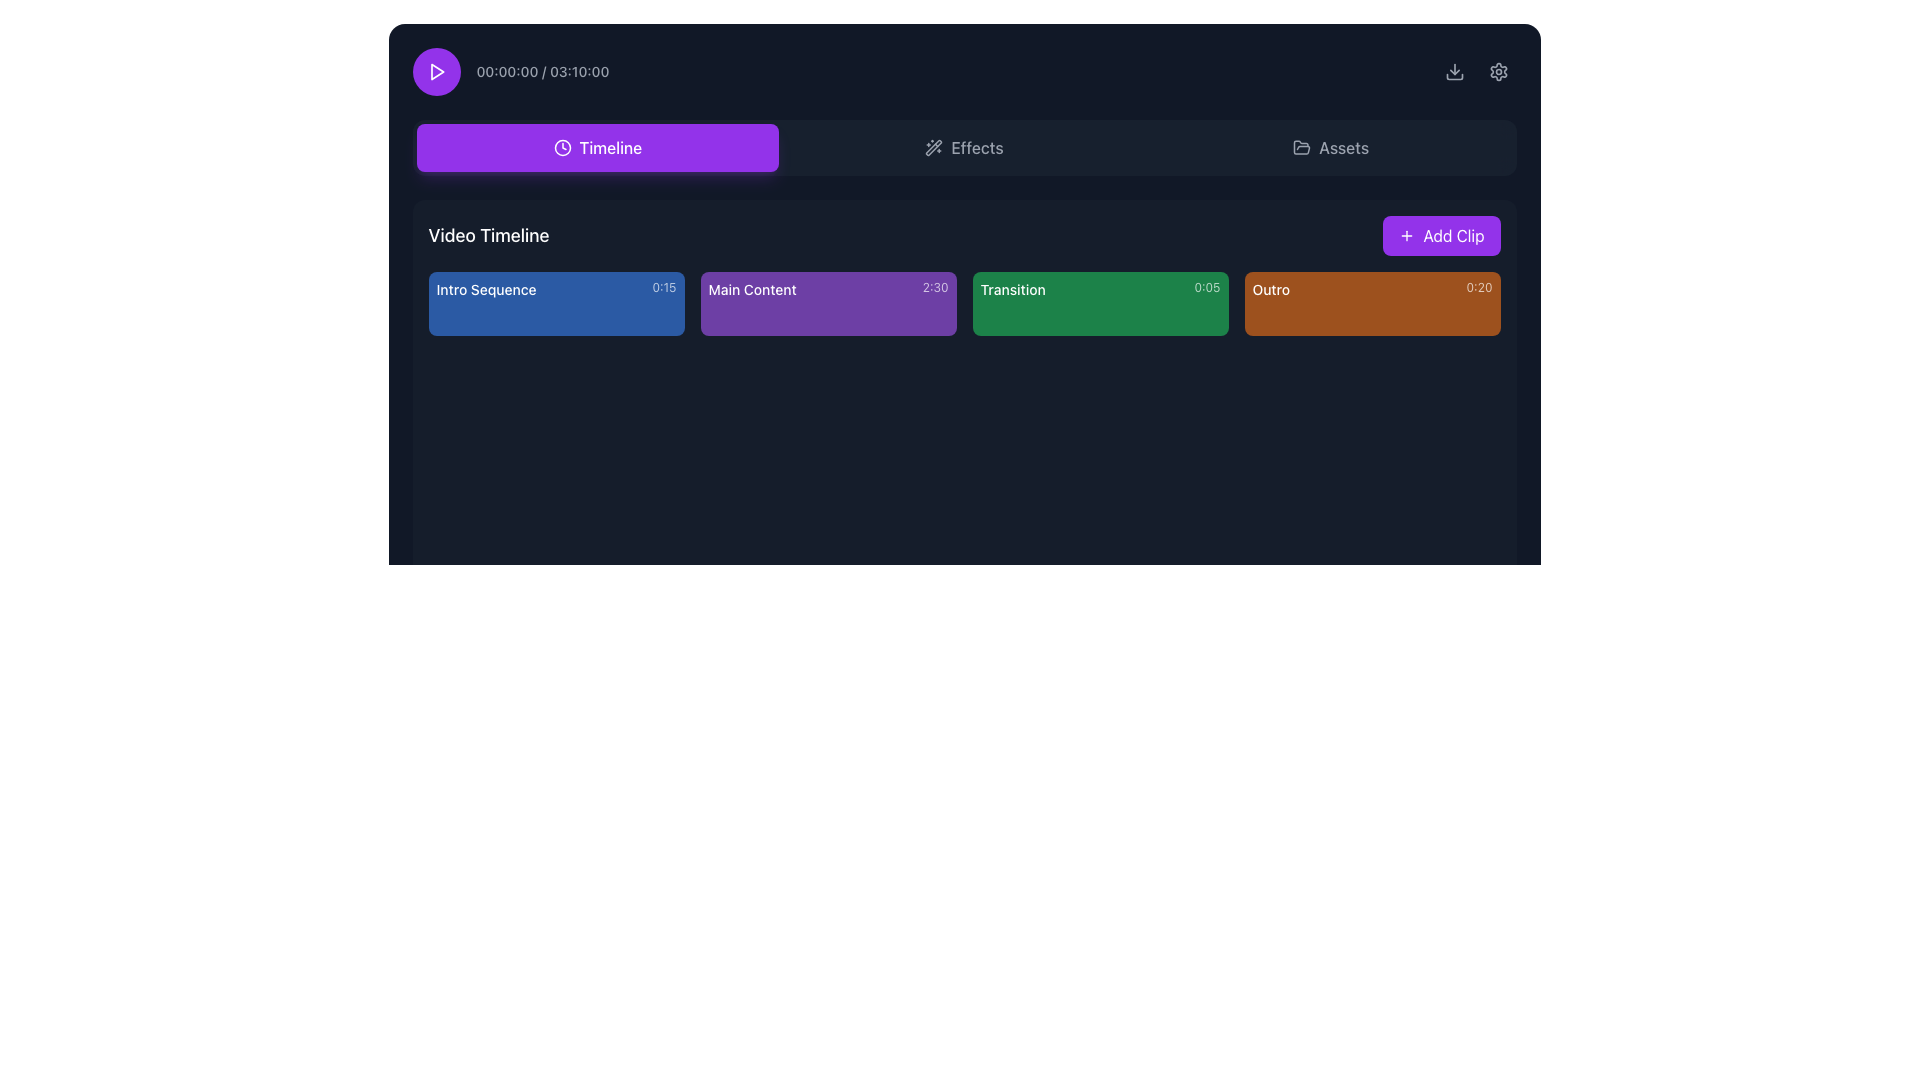 This screenshot has width=1920, height=1080. I want to click on the download icon button located at the top-right corner of the interface, adjacent to the settings gear icon, to initiate a download, so click(1454, 71).